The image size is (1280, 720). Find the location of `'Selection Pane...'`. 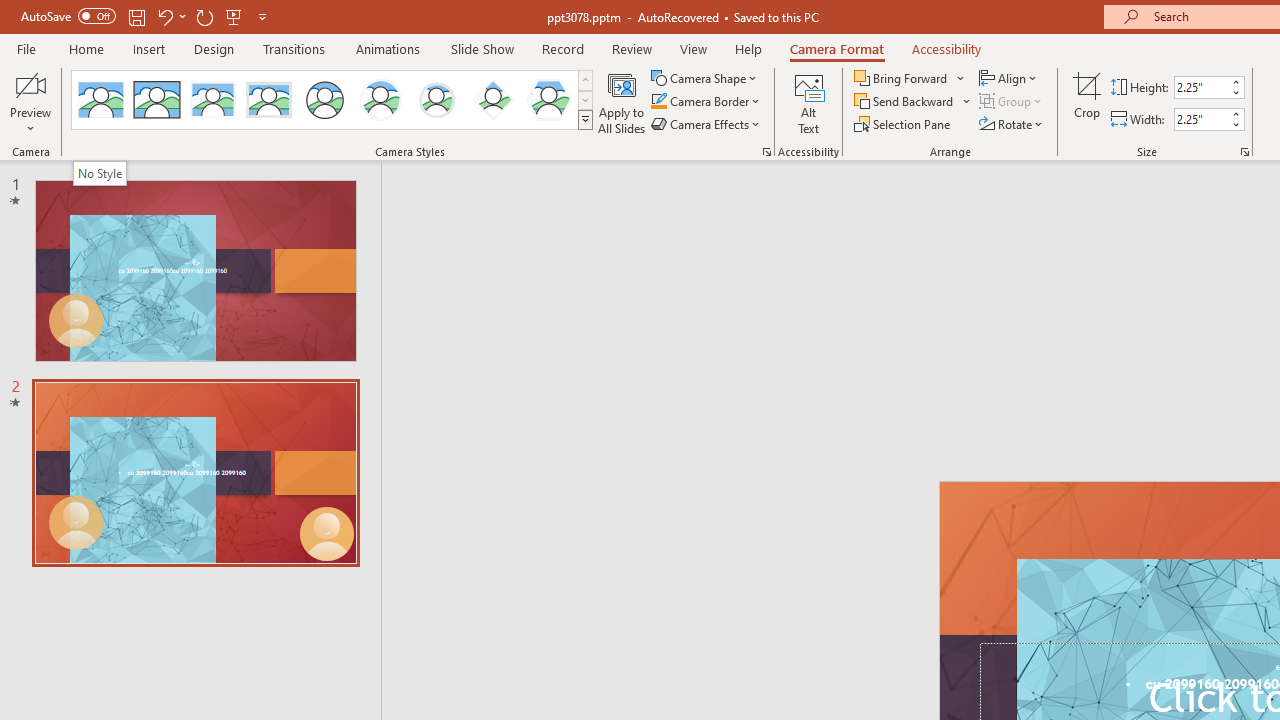

'Selection Pane...' is located at coordinates (903, 124).